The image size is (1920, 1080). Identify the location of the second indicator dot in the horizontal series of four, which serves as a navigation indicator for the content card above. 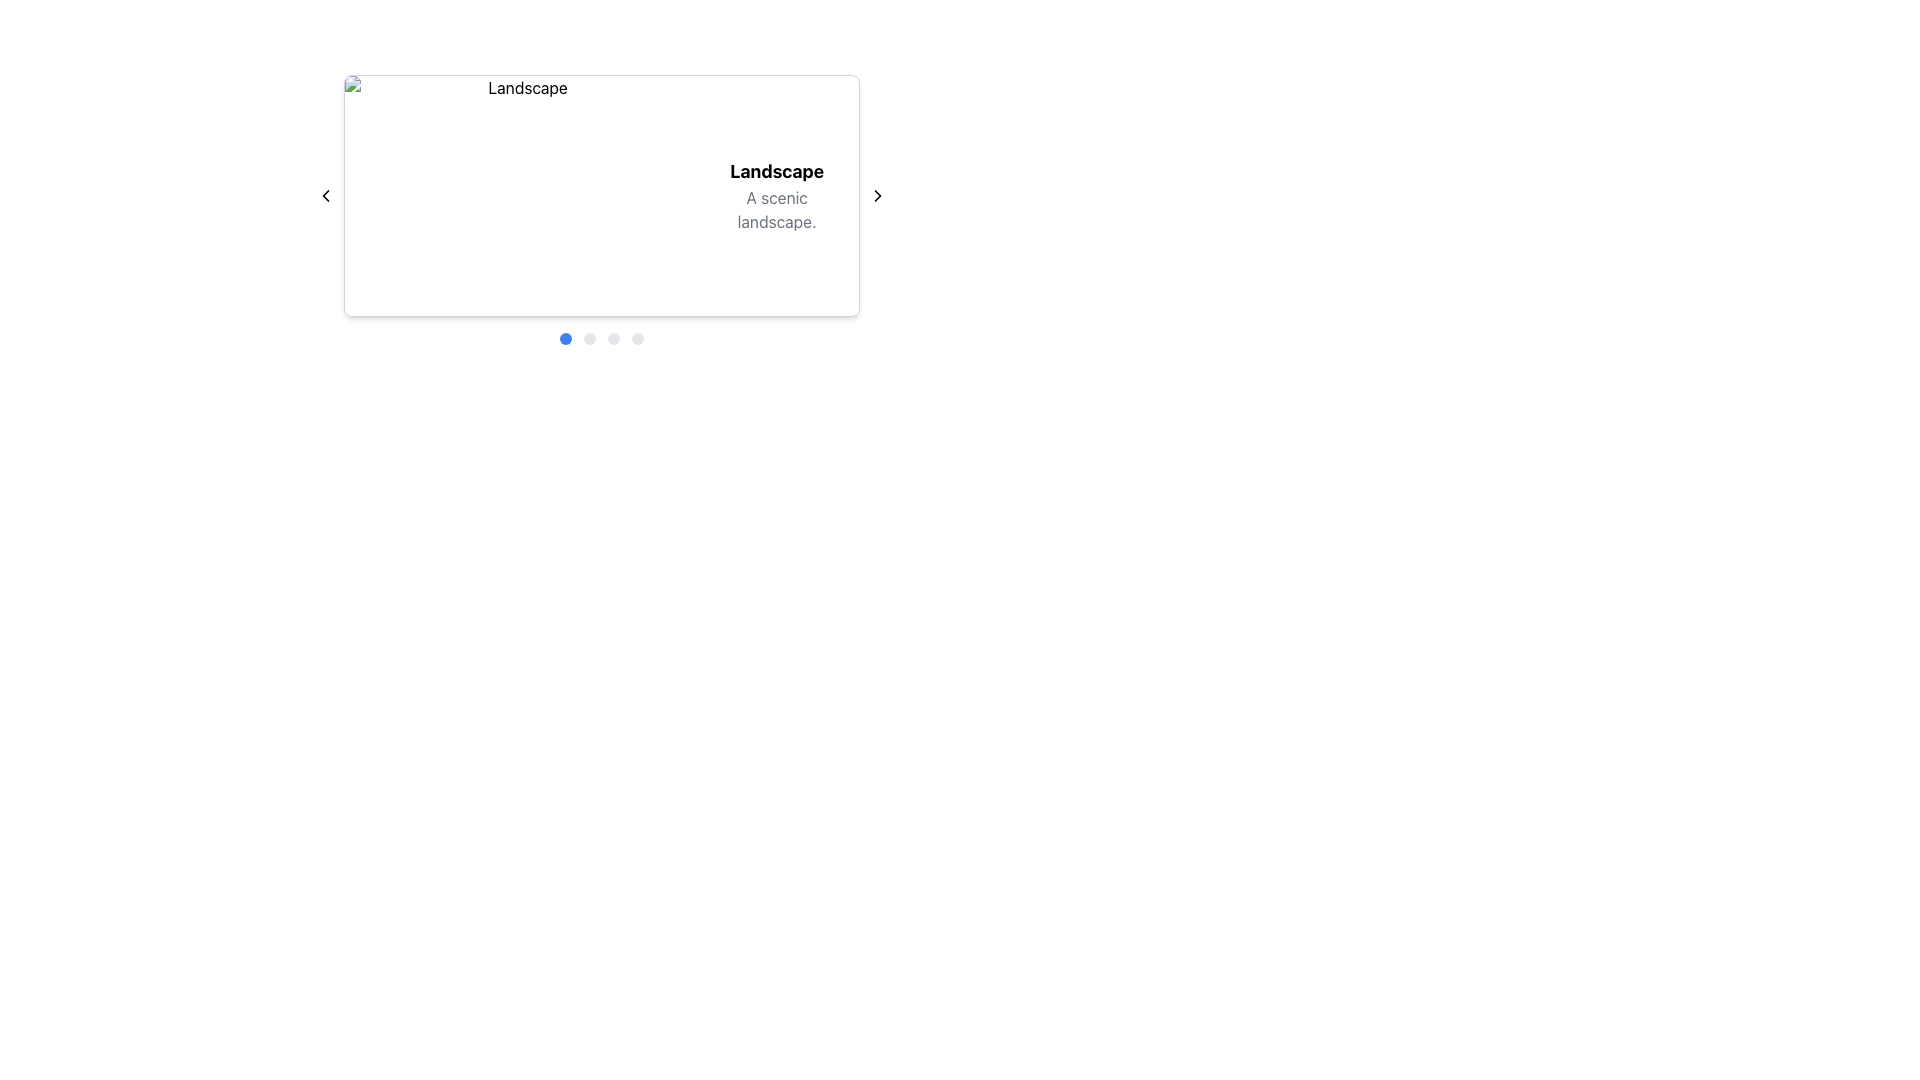
(589, 338).